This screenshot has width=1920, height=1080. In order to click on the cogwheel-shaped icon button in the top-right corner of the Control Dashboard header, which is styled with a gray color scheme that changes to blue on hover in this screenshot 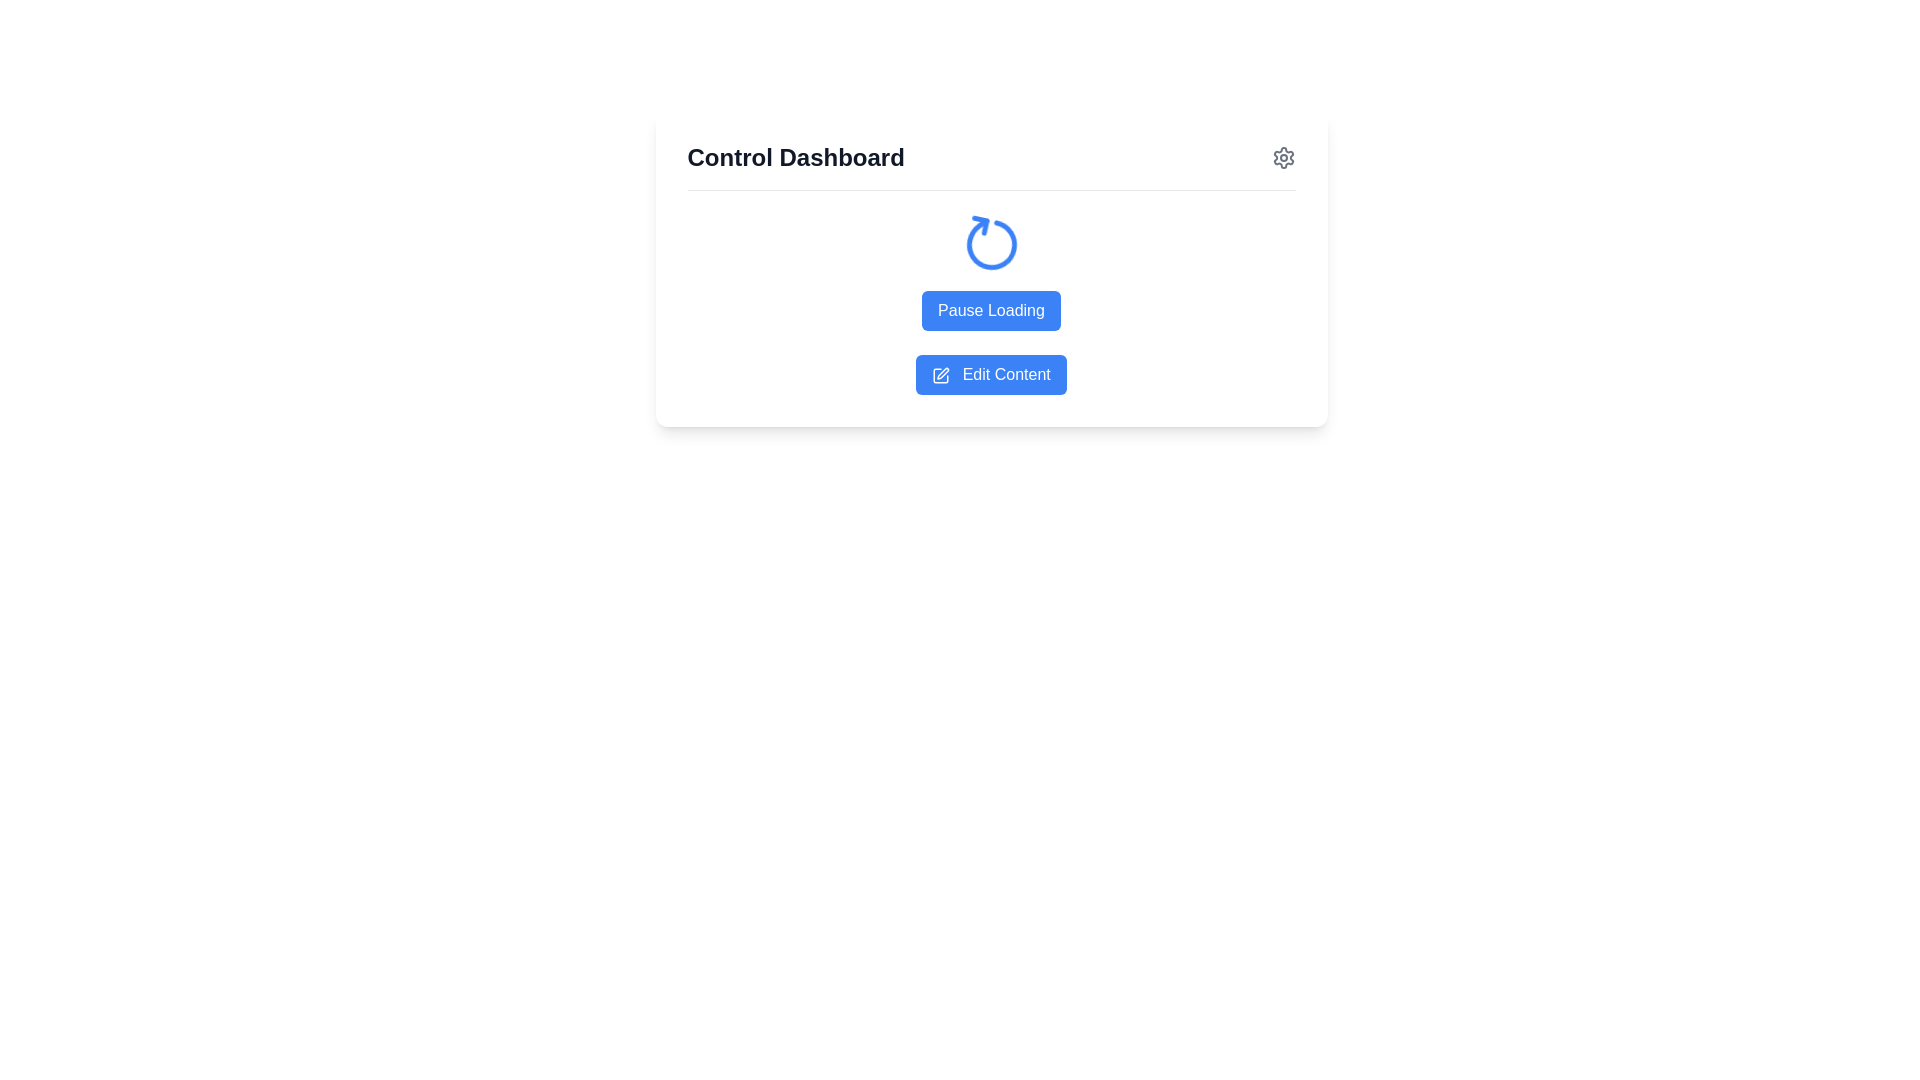, I will do `click(1283, 157)`.